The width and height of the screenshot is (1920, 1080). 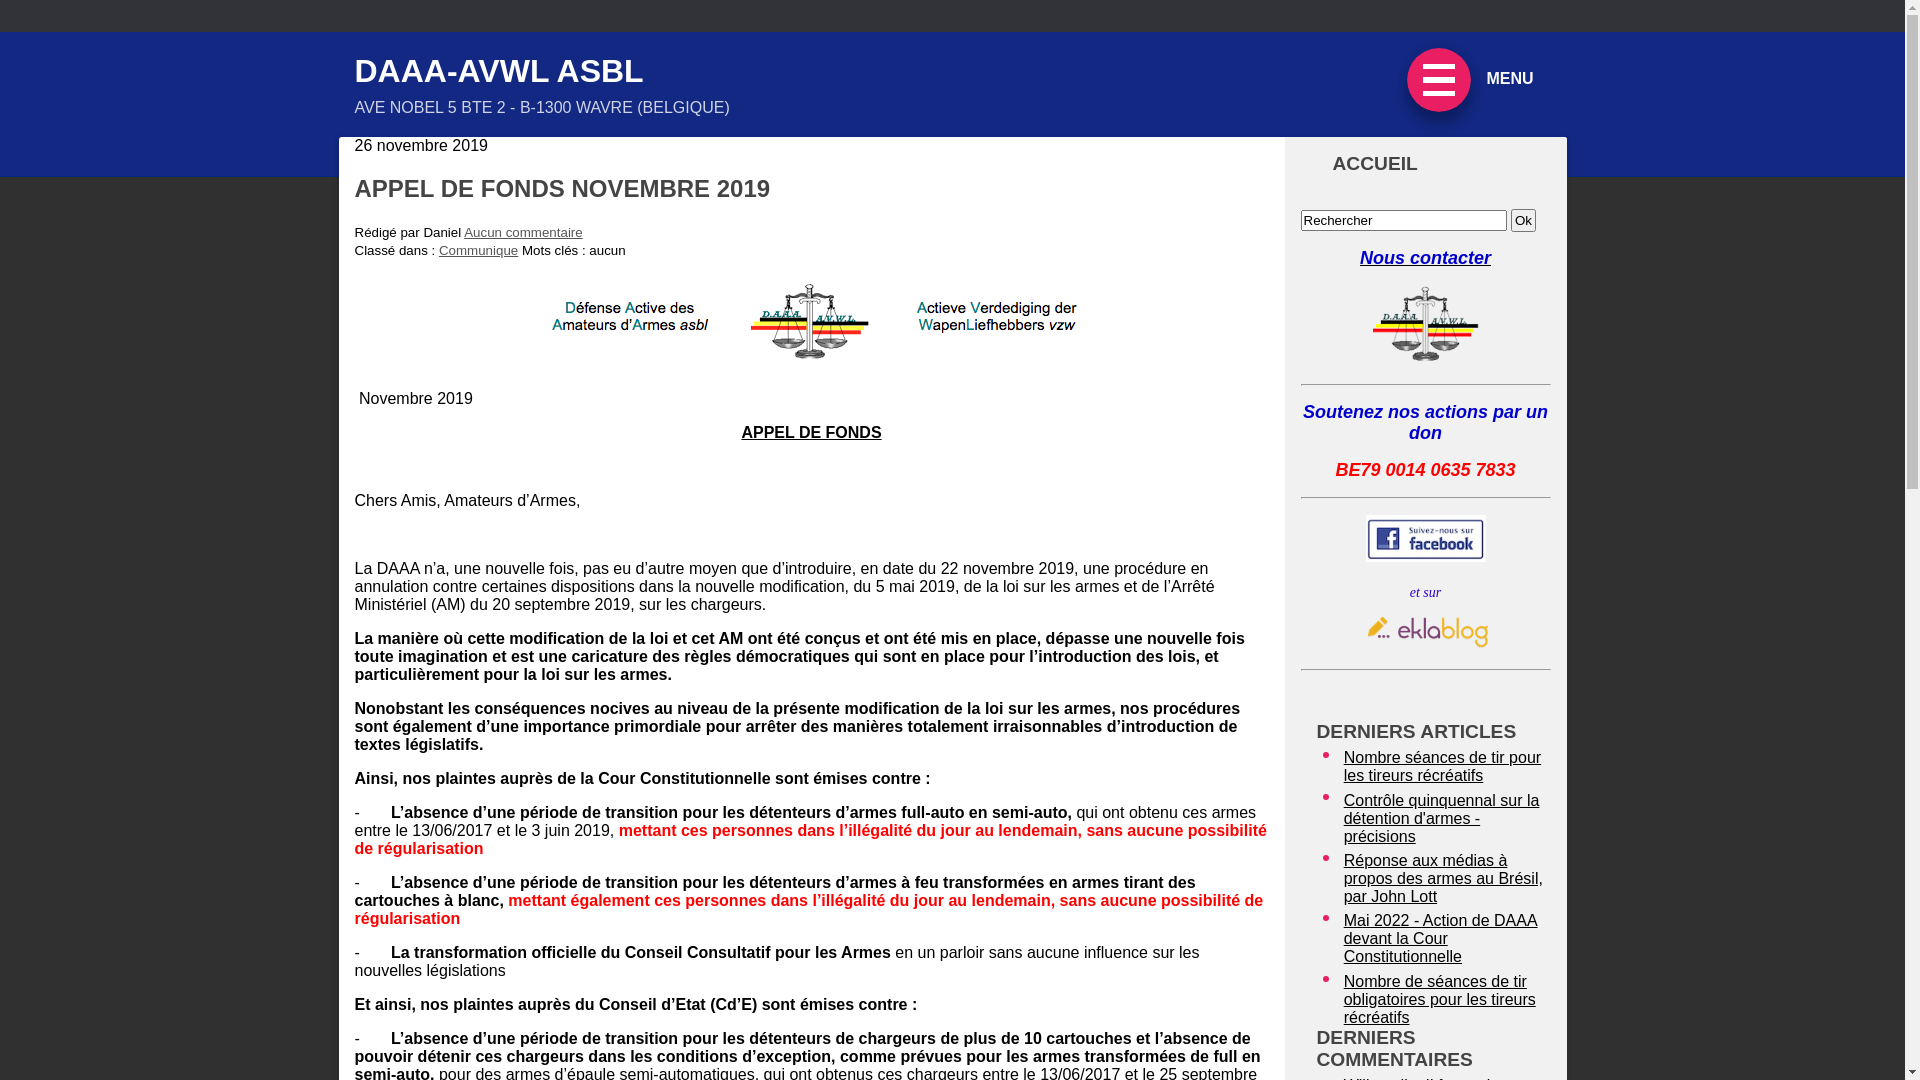 What do you see at coordinates (1424, 257) in the screenshot?
I see `'Nous contacter'` at bounding box center [1424, 257].